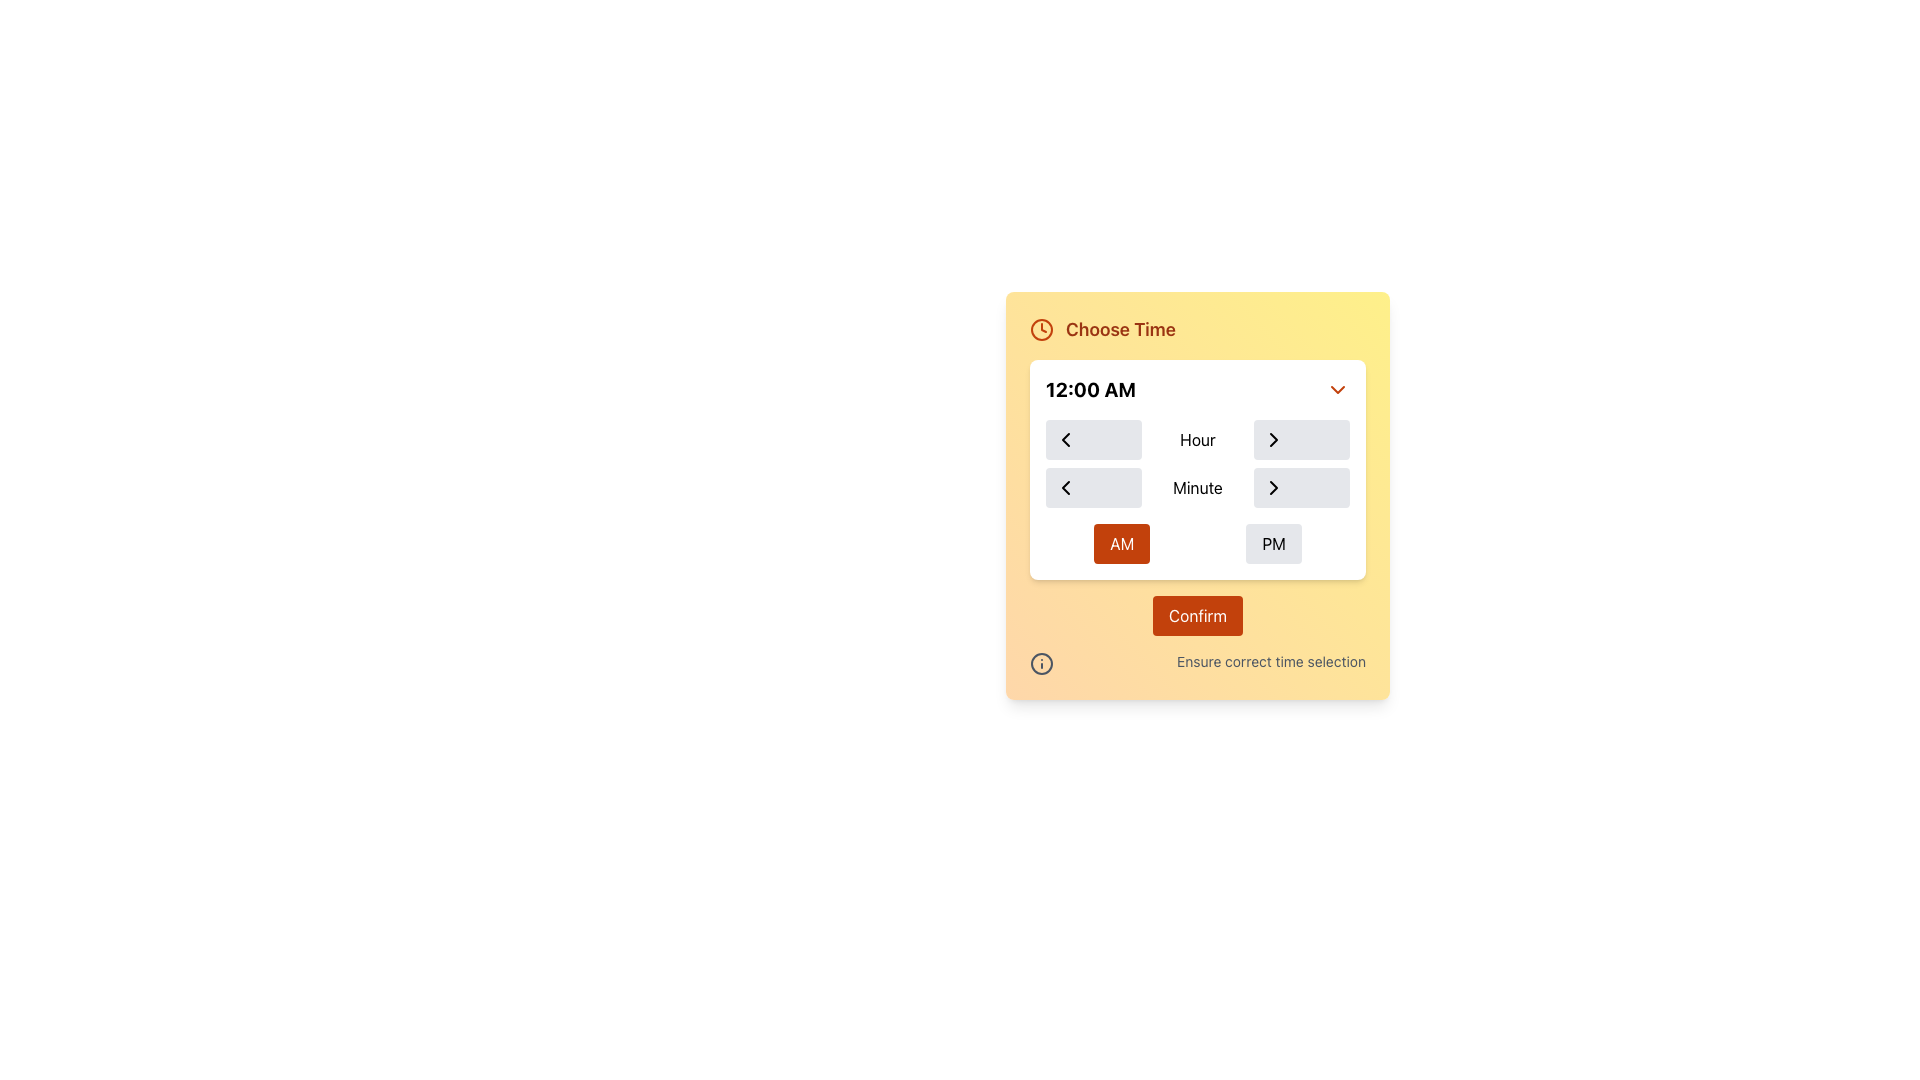  I want to click on the rectangular button with a light gray background and a right-pointing chevron symbol in the 'Minute' row of the grid layout to increment minutes, so click(1301, 488).